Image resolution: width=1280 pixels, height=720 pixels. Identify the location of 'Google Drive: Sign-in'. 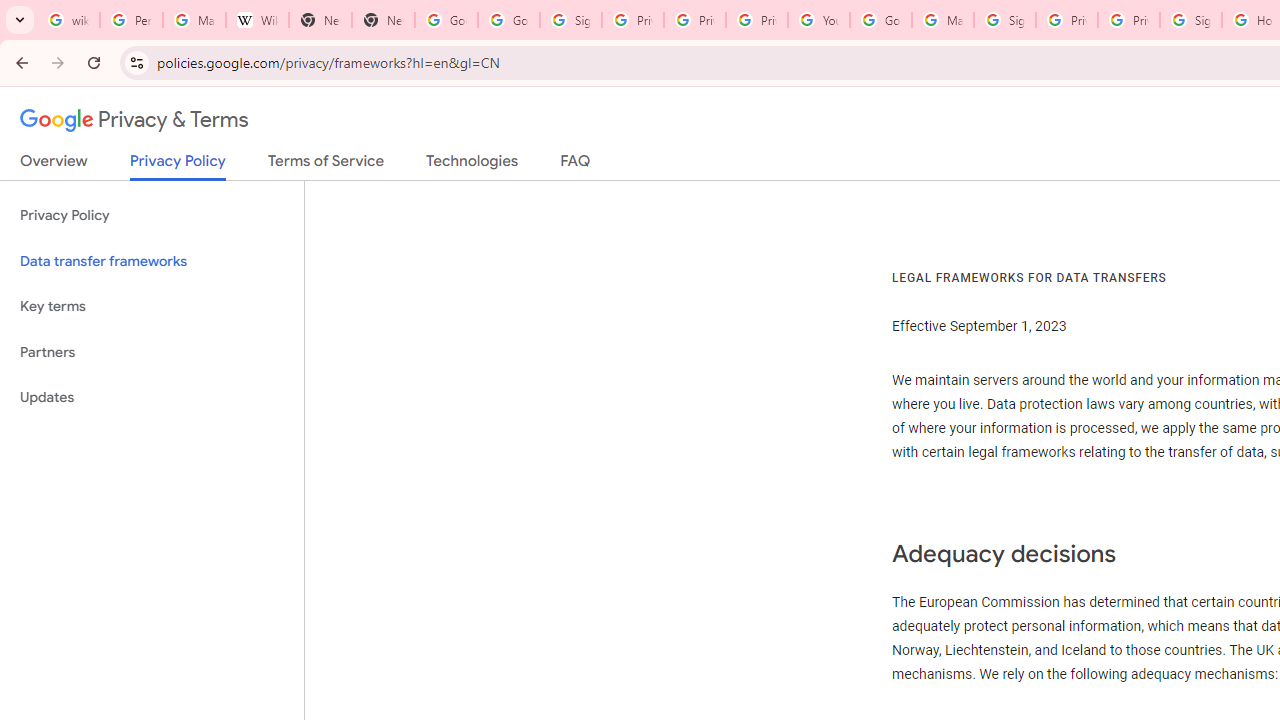
(508, 20).